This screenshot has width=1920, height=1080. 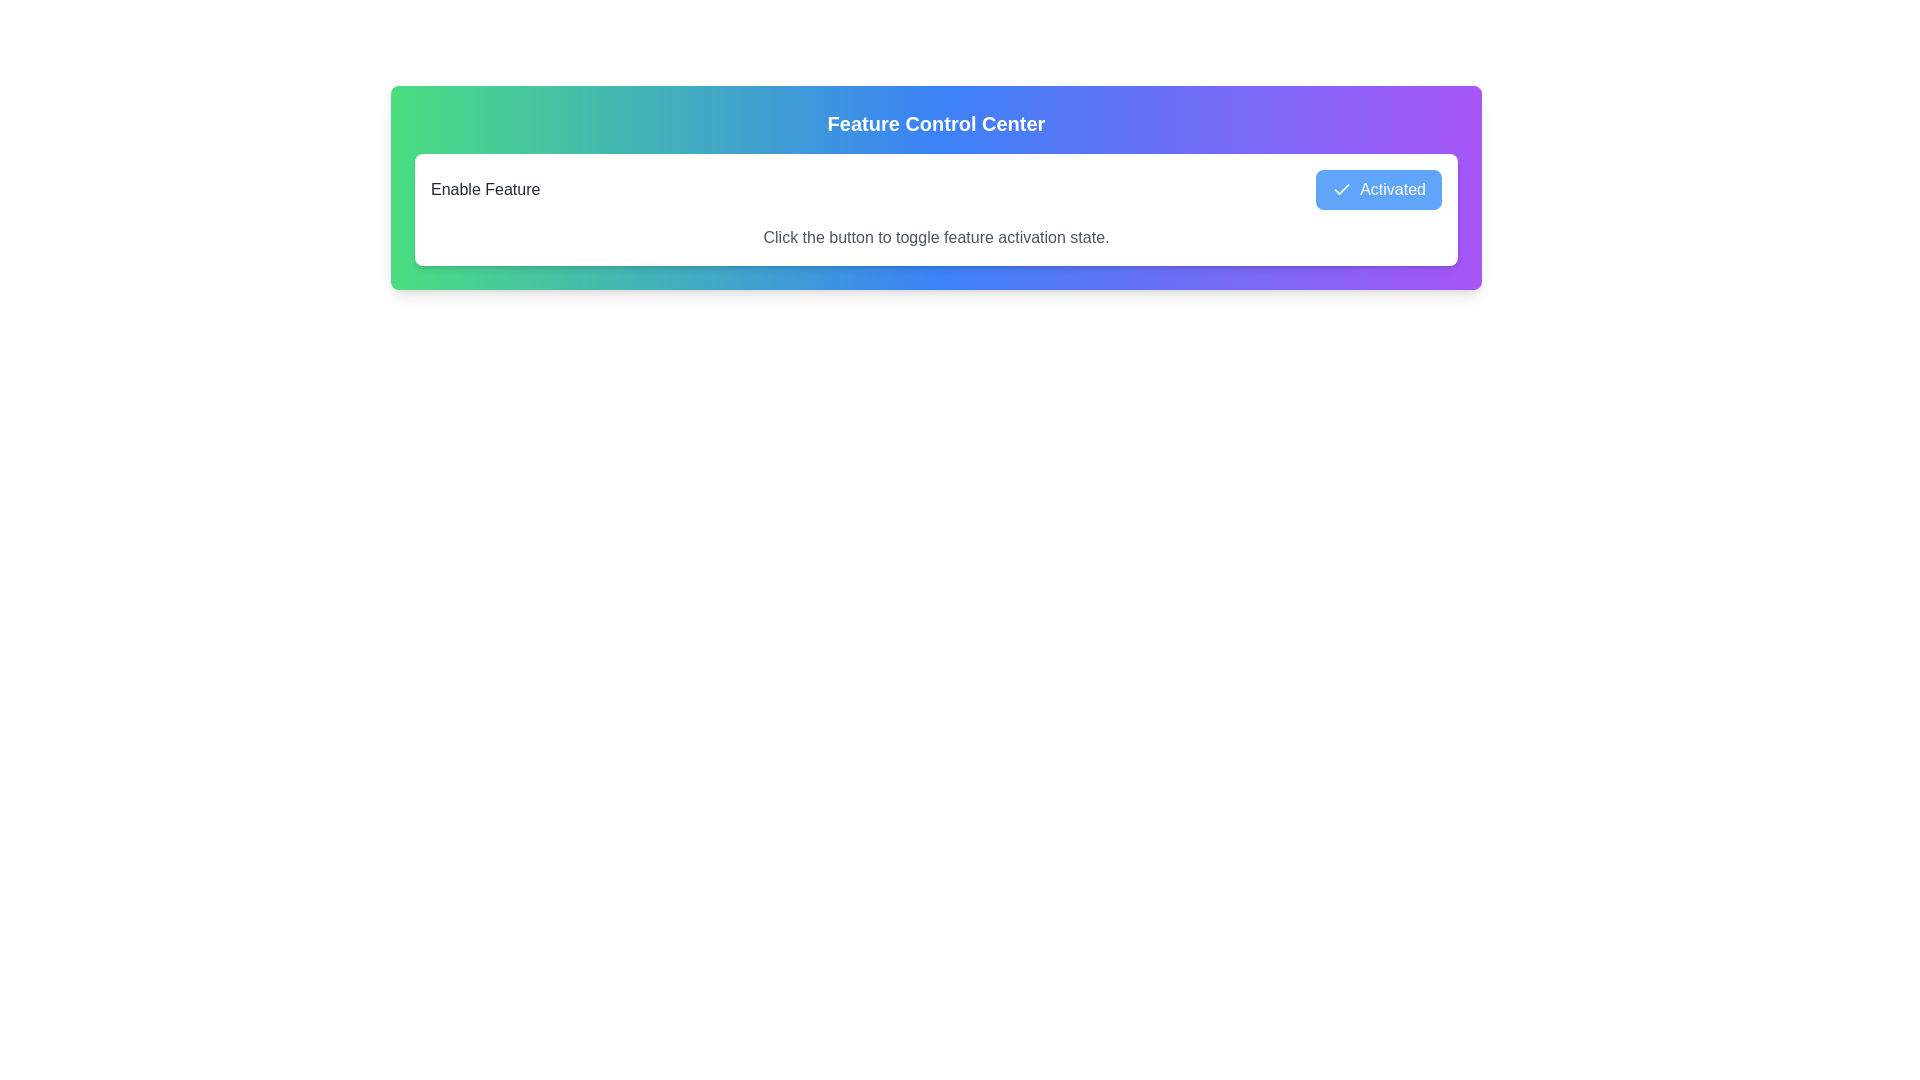 What do you see at coordinates (1378, 189) in the screenshot?
I see `the rectangular button with rounded corners that has a blue background and contains a white check icon and the text 'Activated'` at bounding box center [1378, 189].